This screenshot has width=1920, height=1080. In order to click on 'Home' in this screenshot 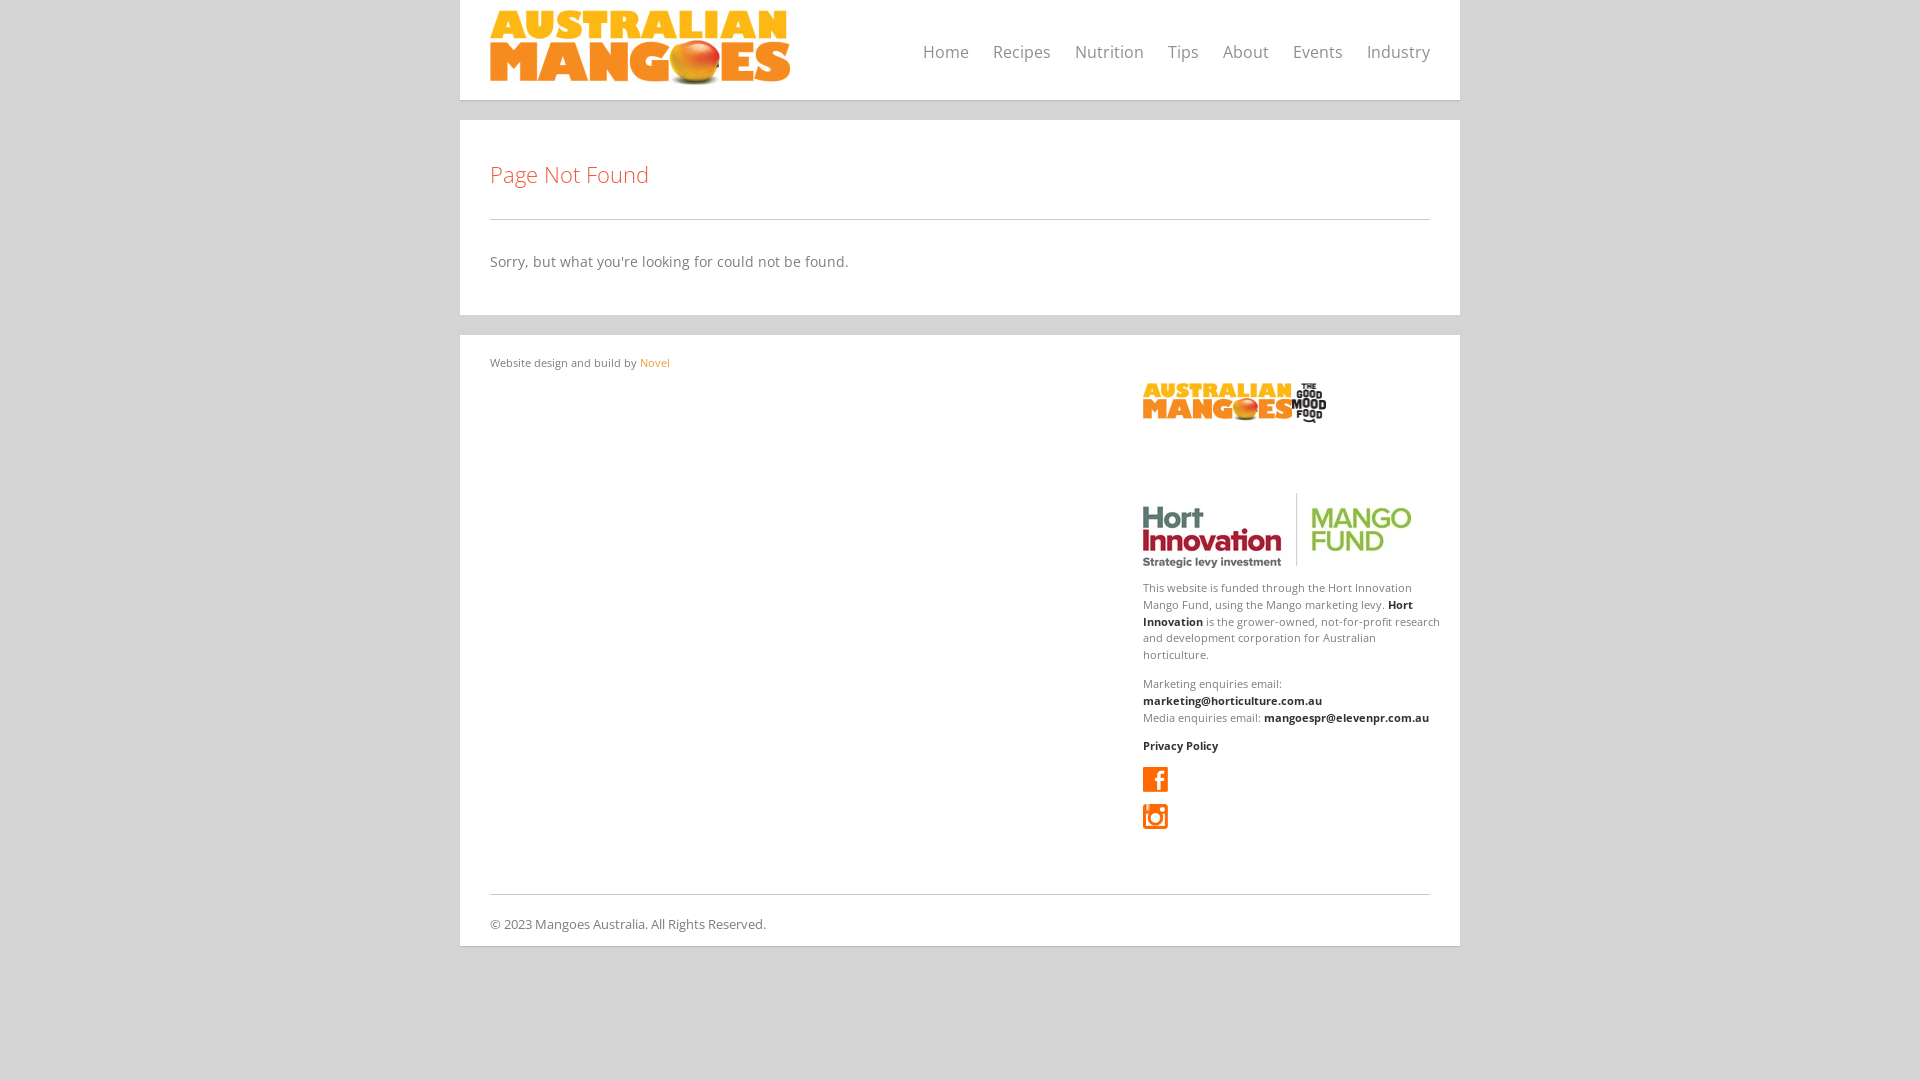, I will do `click(944, 51)`.